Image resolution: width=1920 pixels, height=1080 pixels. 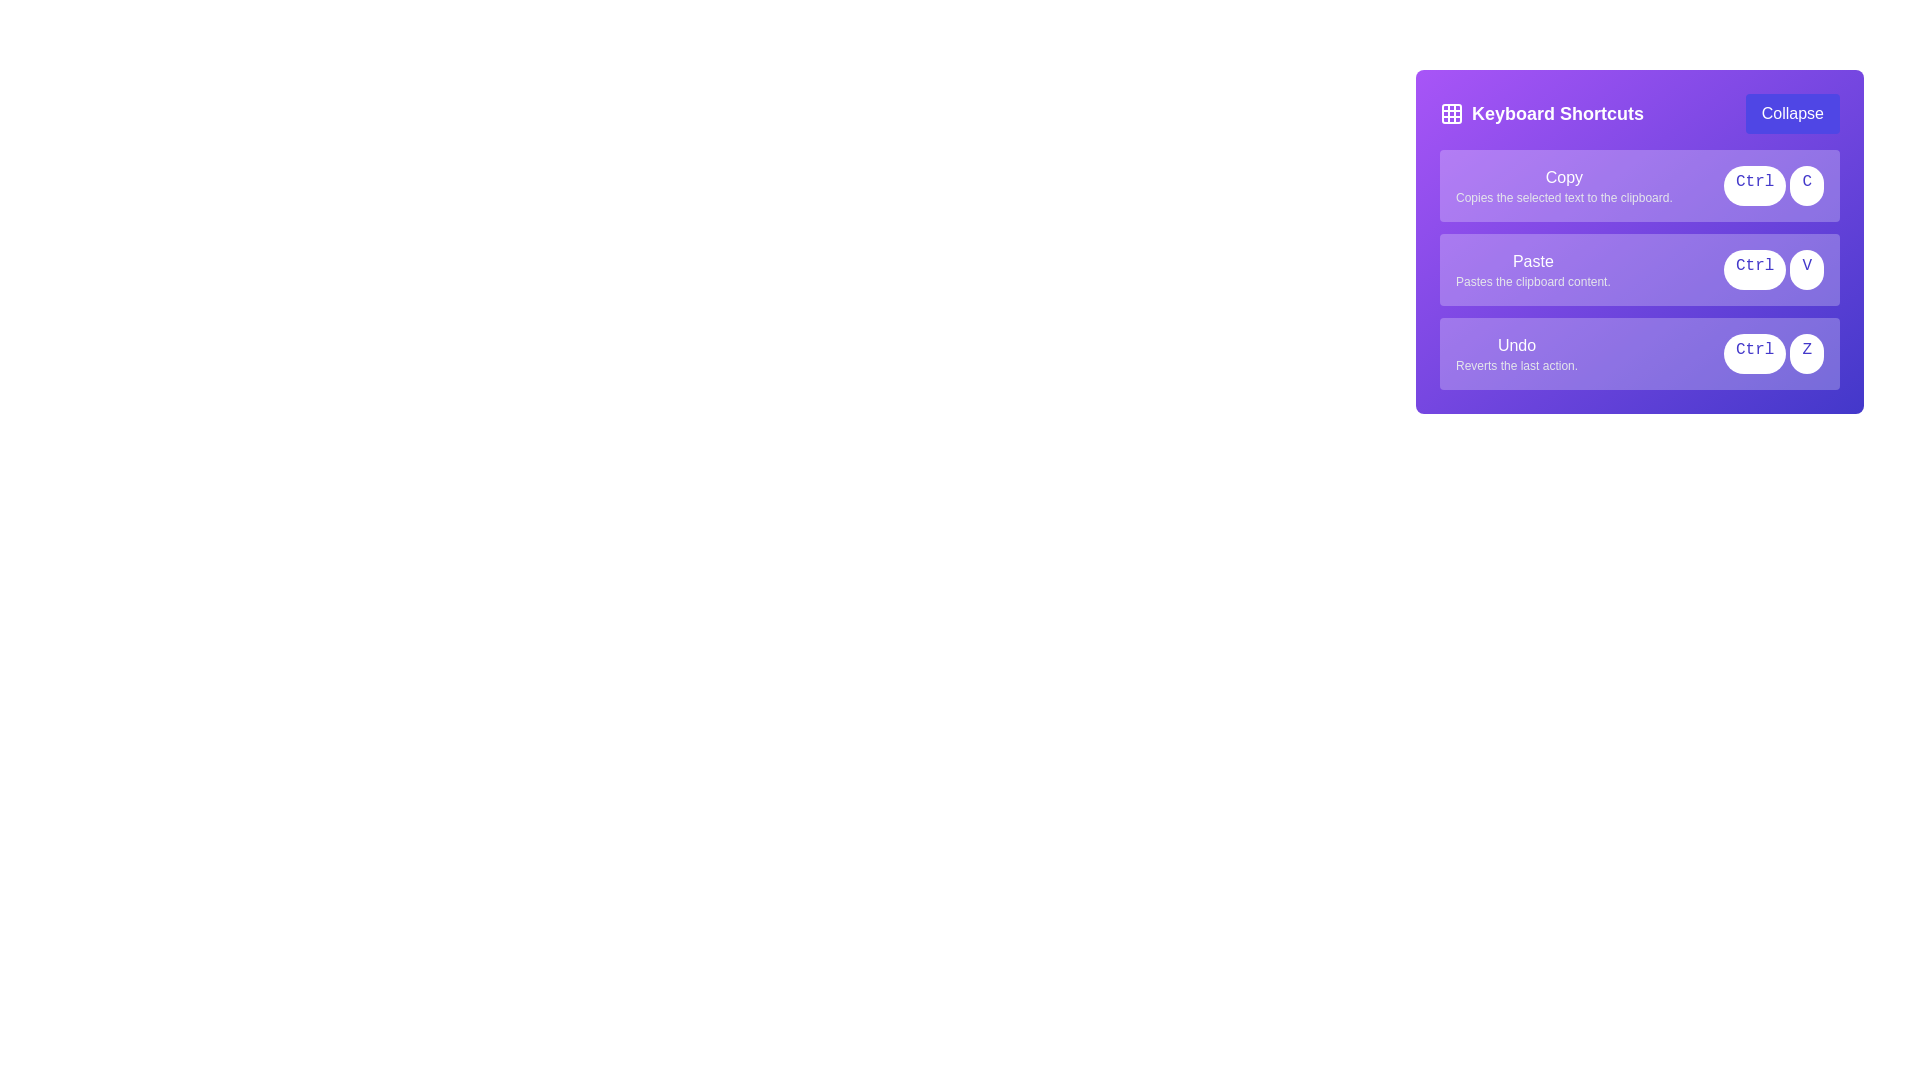 I want to click on the text label reading 'Keyboard Shortcuts', which is styled as a bold, prominent title in large font within a horizontal bar at the top of a purple box, so click(x=1540, y=114).